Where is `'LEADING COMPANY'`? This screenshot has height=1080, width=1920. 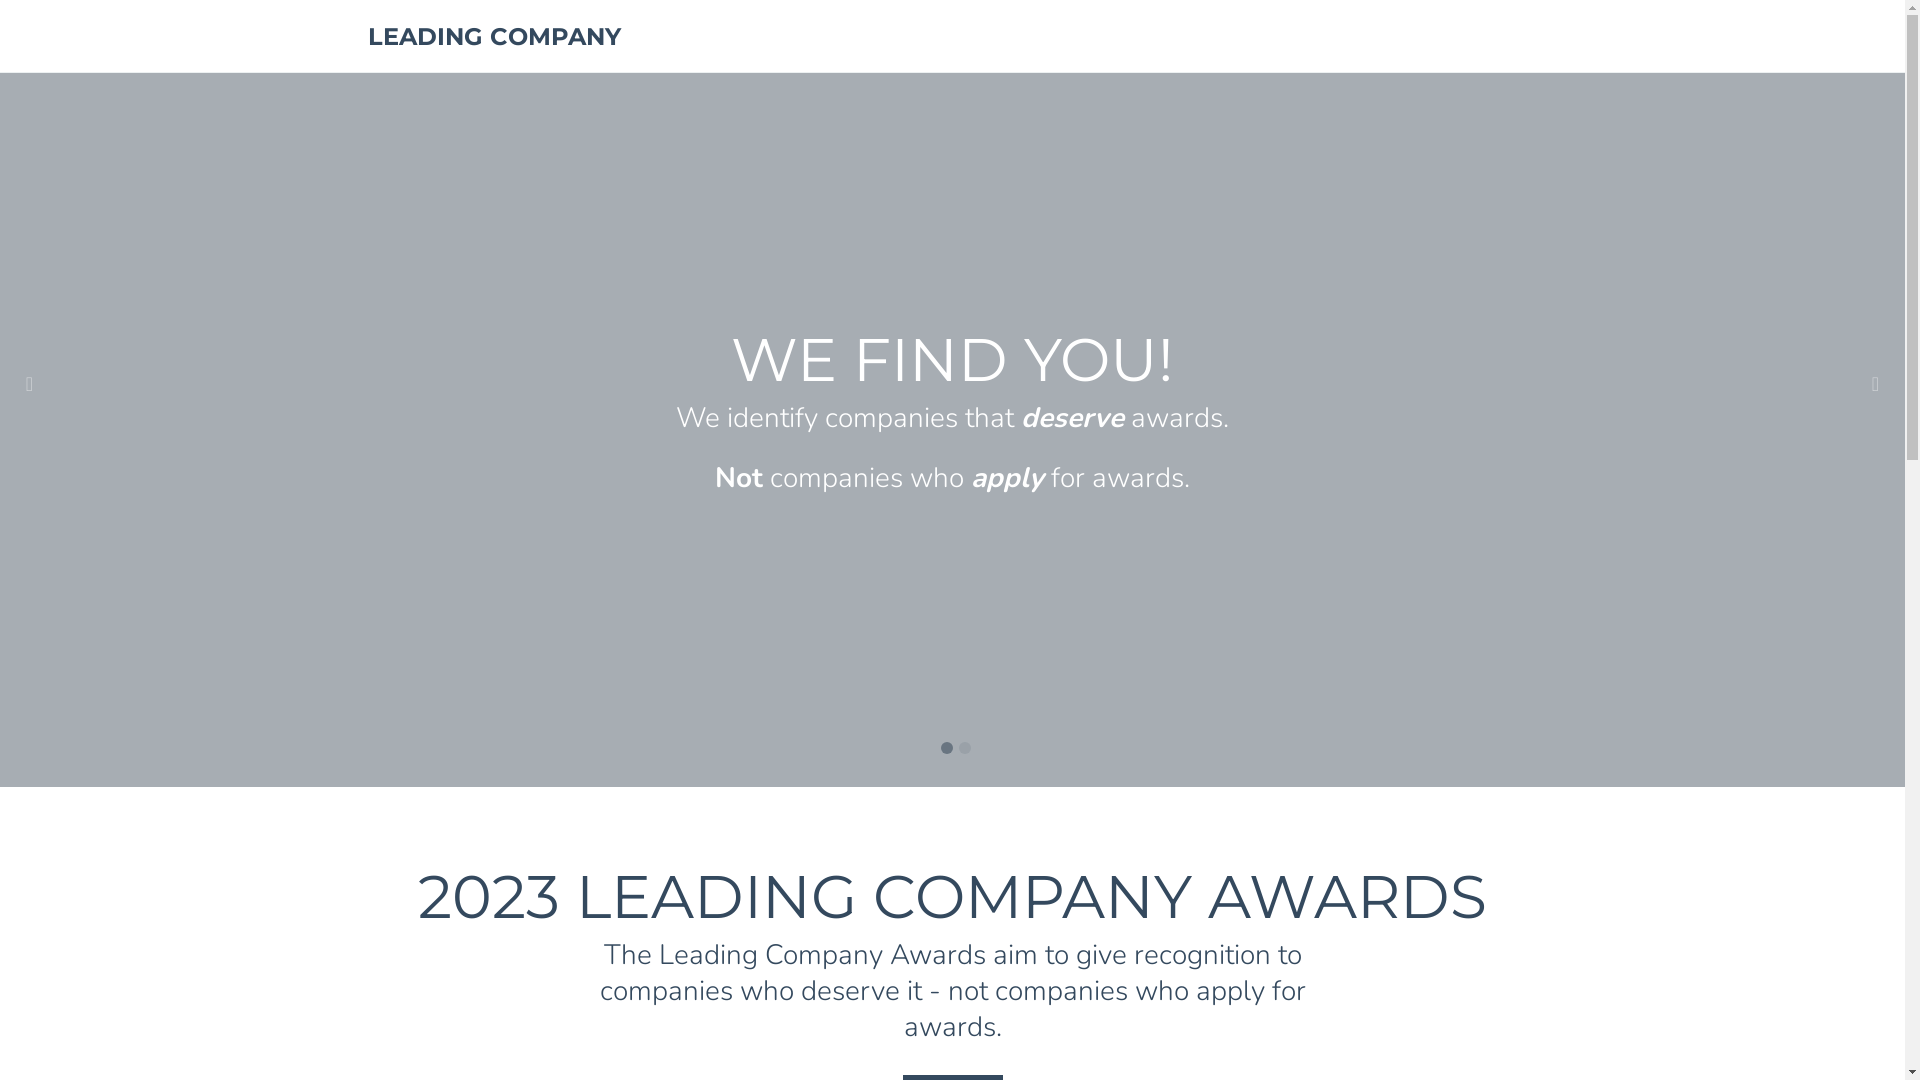 'LEADING COMPANY' is located at coordinates (368, 36).